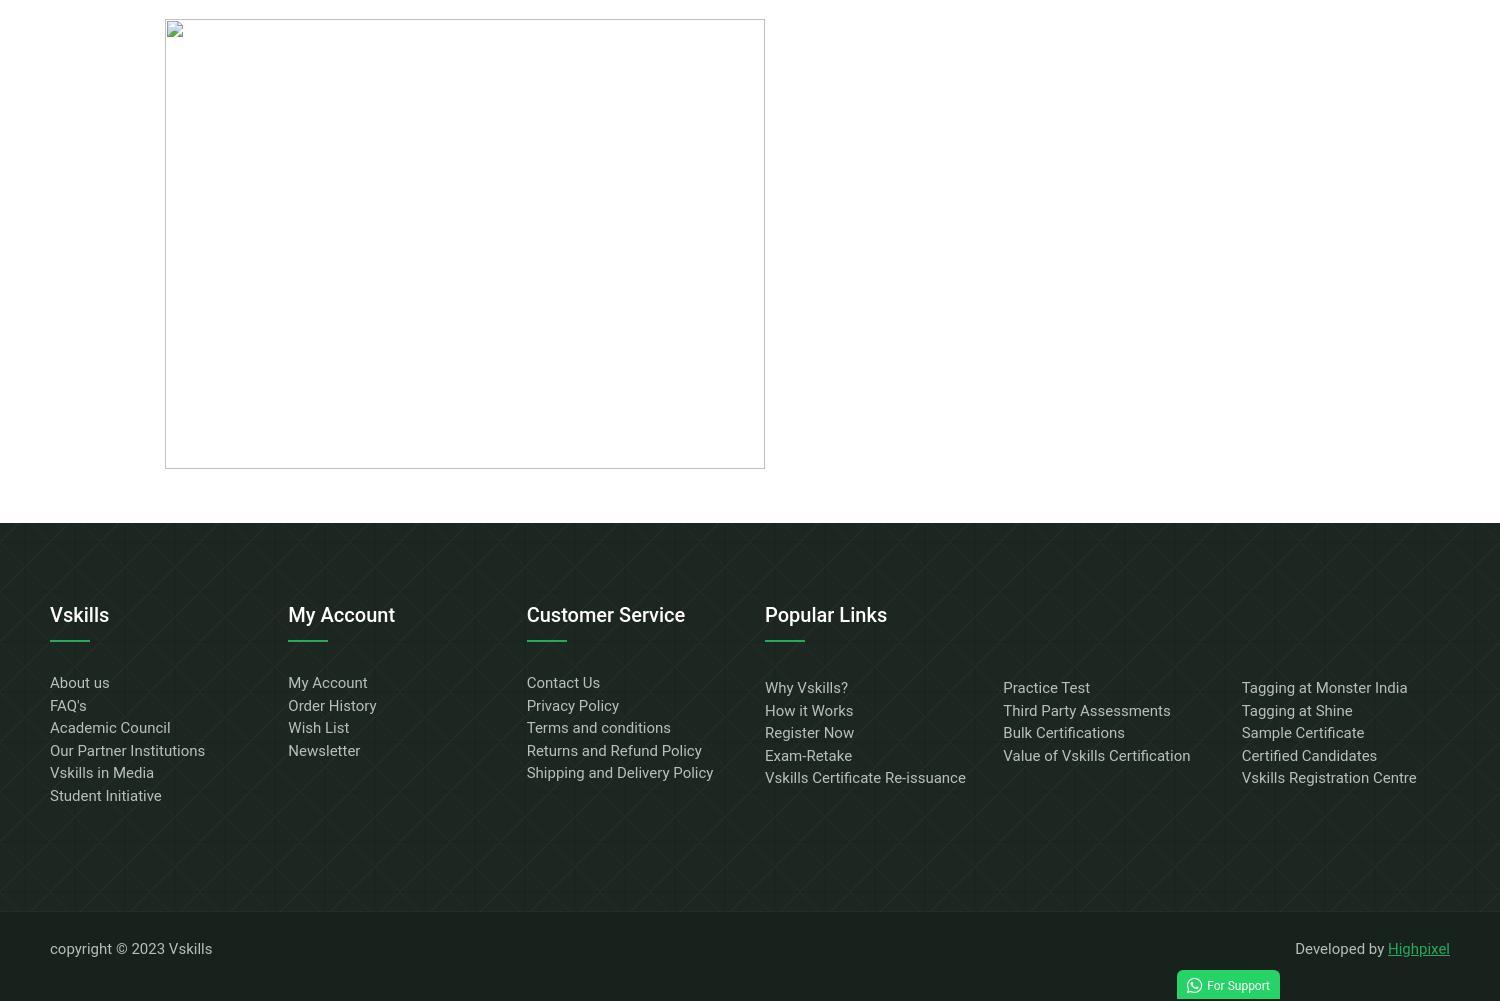  Describe the element at coordinates (49, 750) in the screenshot. I see `'Our Partner Institutions'` at that location.